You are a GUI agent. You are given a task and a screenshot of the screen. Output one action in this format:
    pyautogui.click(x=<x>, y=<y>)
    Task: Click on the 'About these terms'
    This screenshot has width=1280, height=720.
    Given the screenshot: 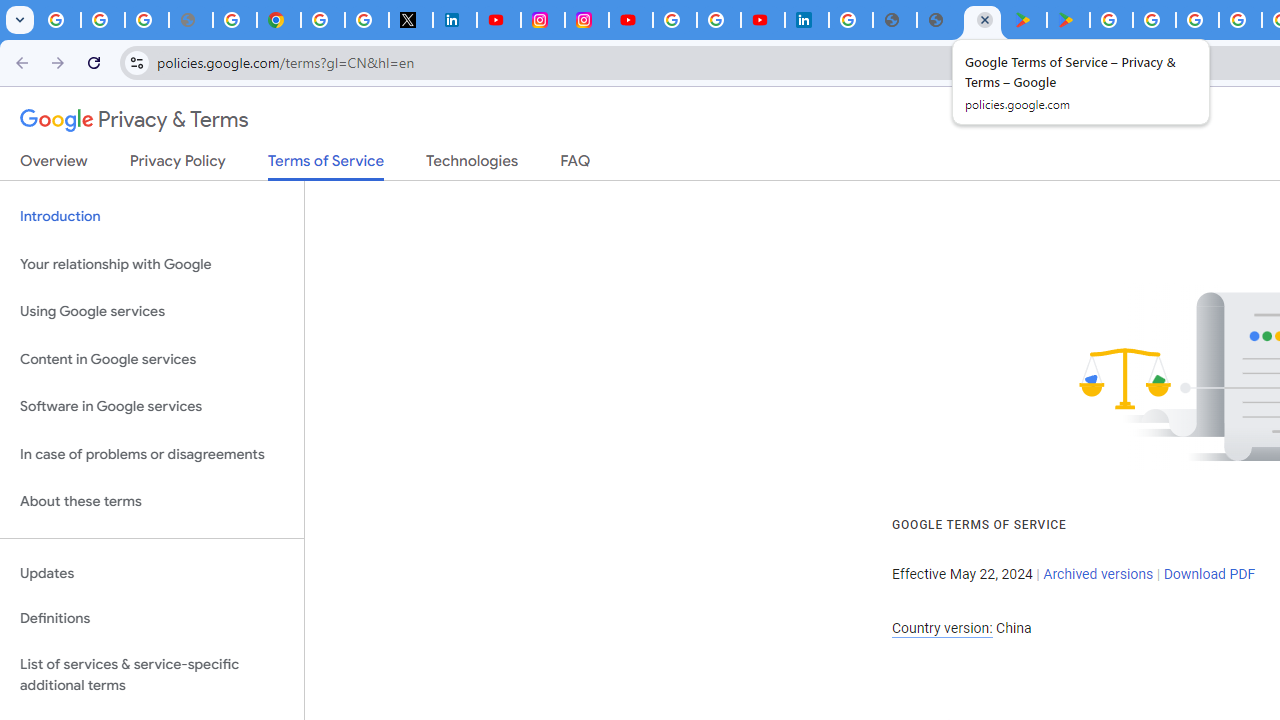 What is the action you would take?
    pyautogui.click(x=151, y=501)
    